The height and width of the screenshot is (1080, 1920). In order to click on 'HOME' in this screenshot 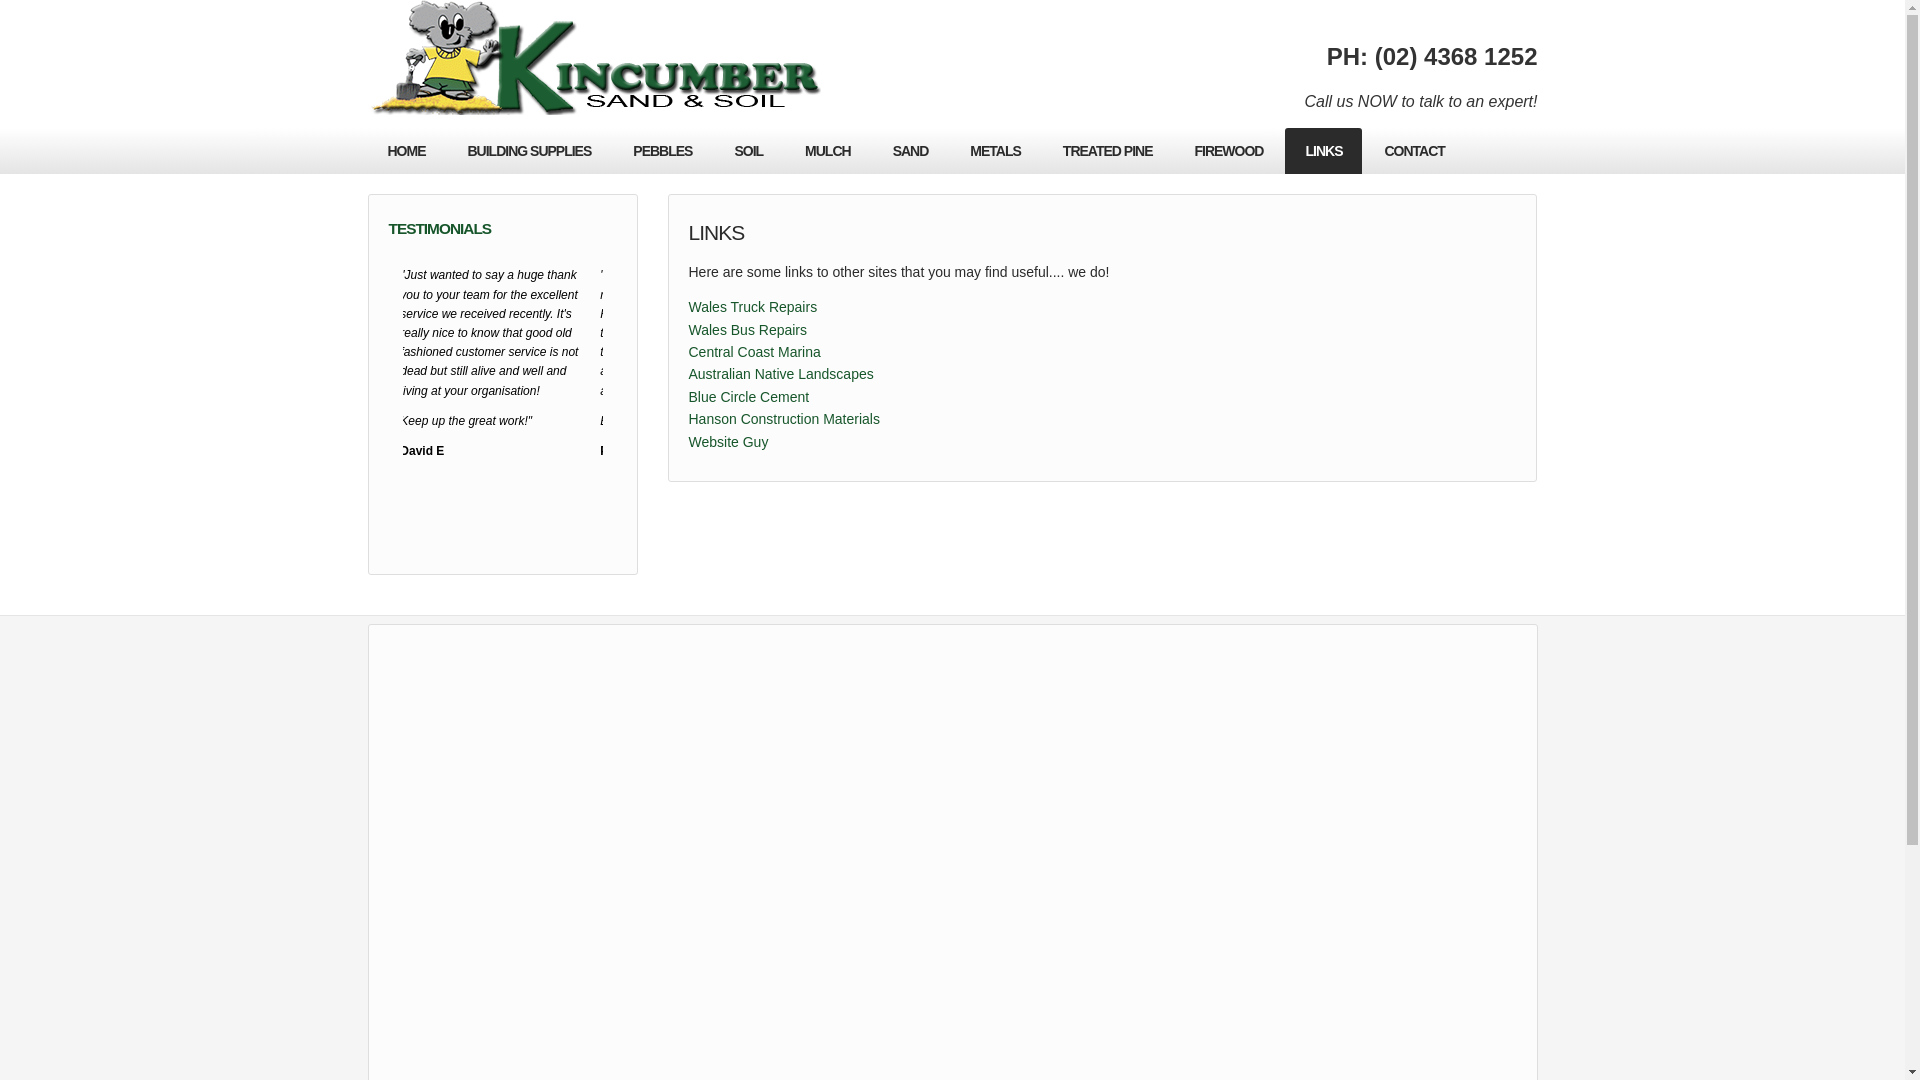, I will do `click(406, 149)`.